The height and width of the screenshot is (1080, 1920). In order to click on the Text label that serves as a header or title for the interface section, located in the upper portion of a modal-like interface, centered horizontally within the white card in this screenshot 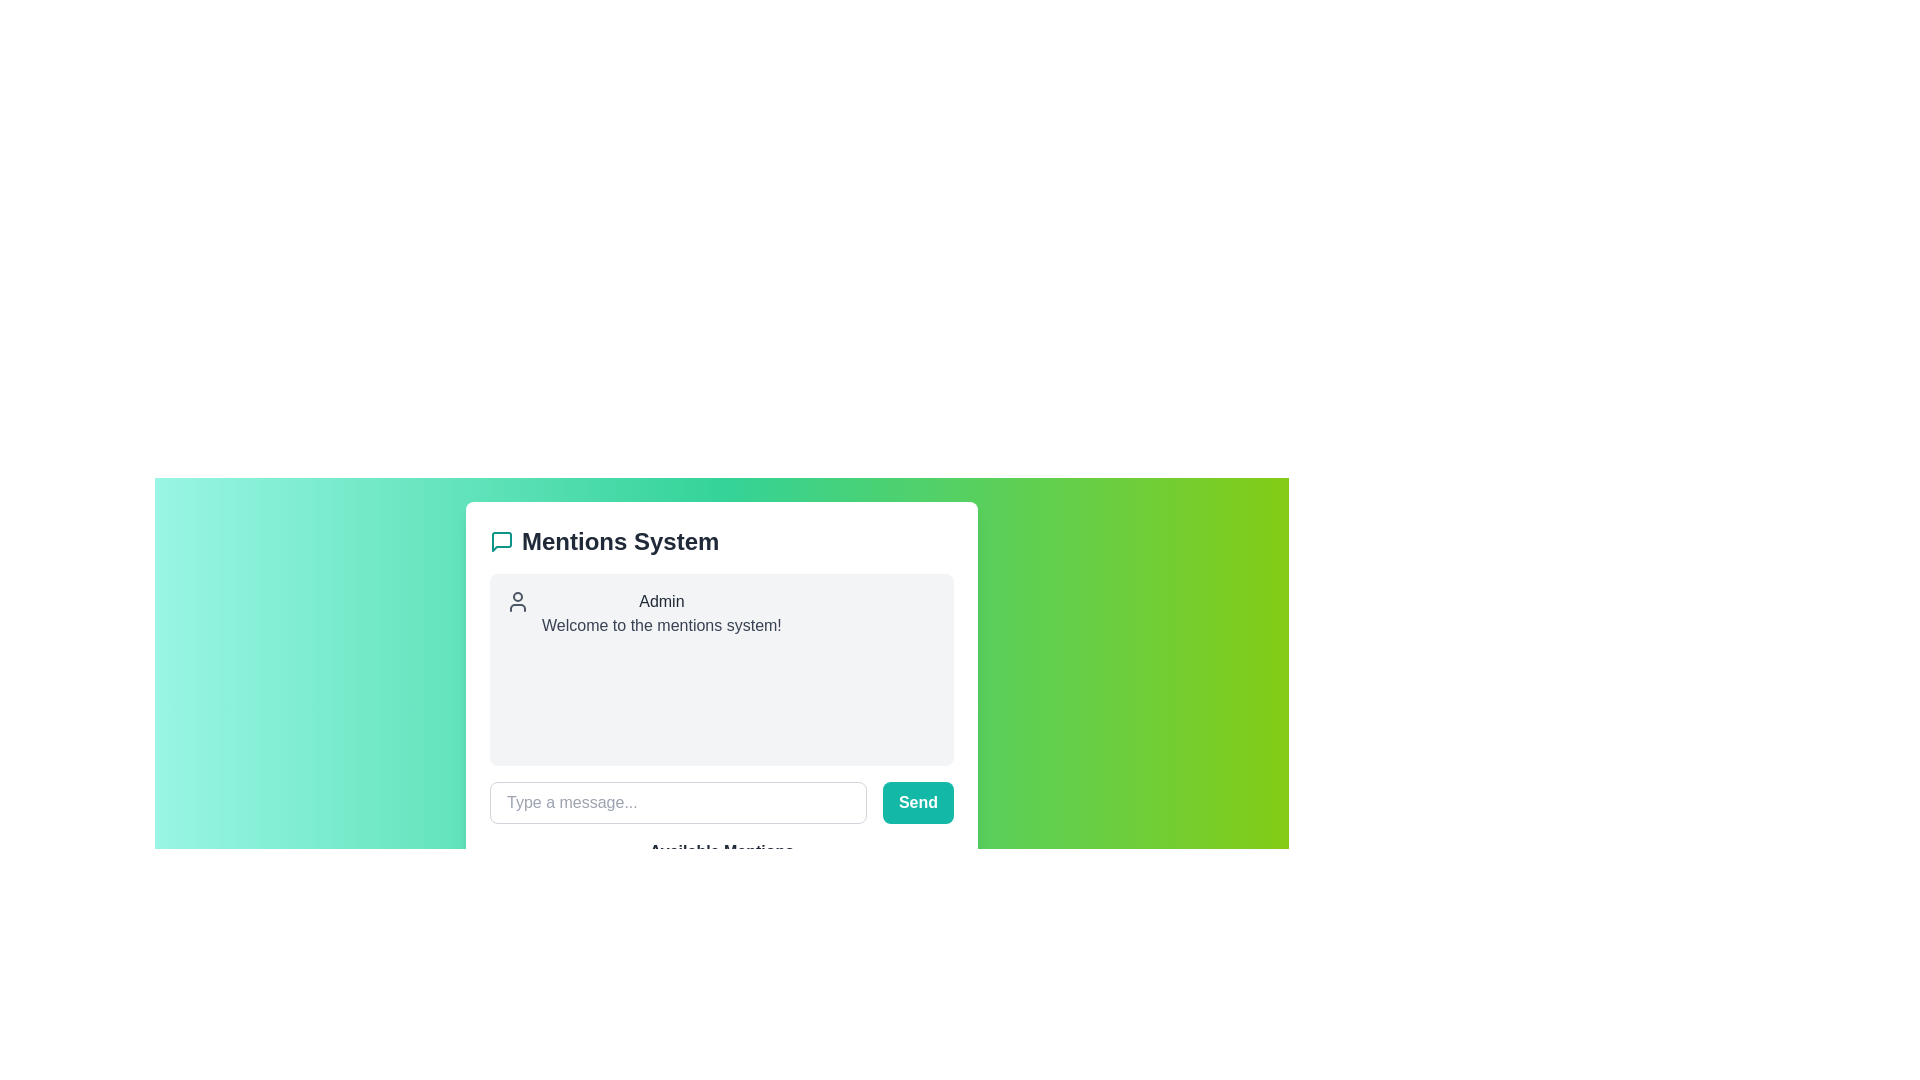, I will do `click(619, 542)`.